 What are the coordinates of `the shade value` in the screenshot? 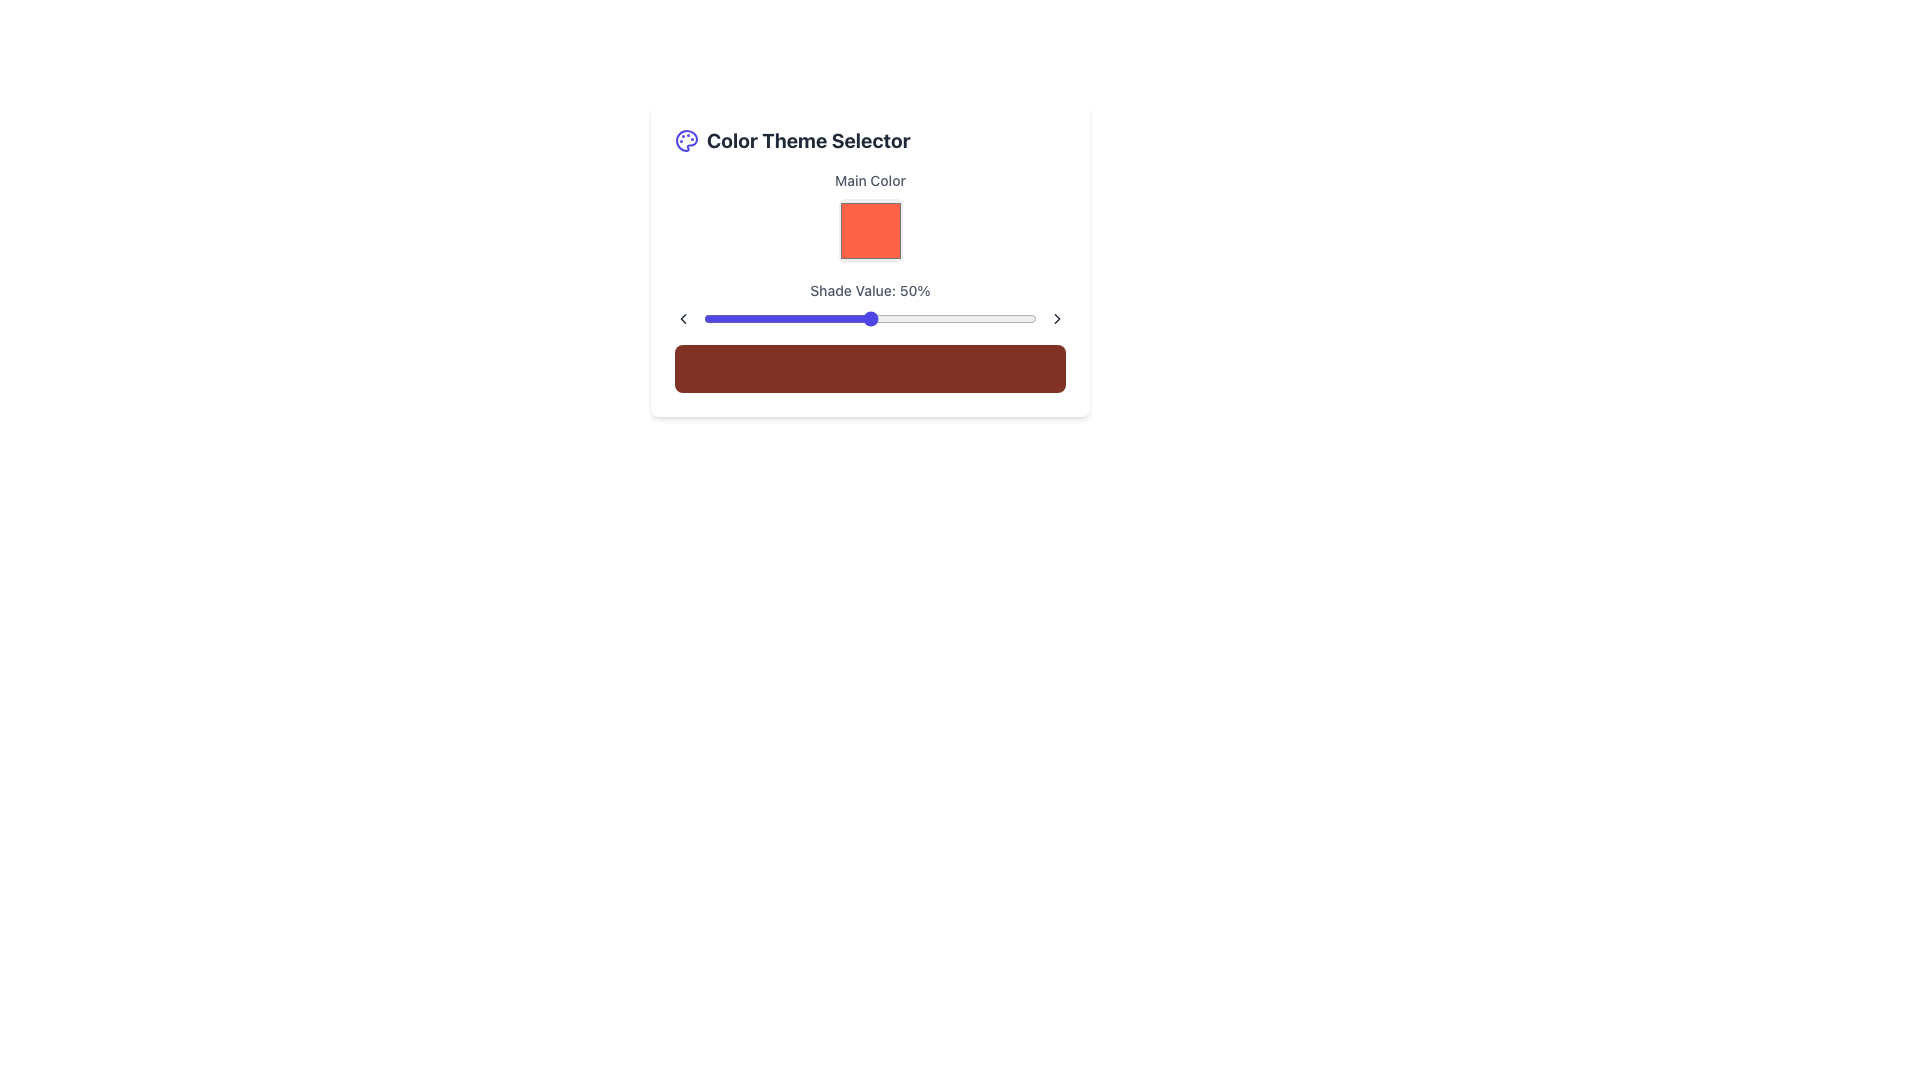 It's located at (919, 318).